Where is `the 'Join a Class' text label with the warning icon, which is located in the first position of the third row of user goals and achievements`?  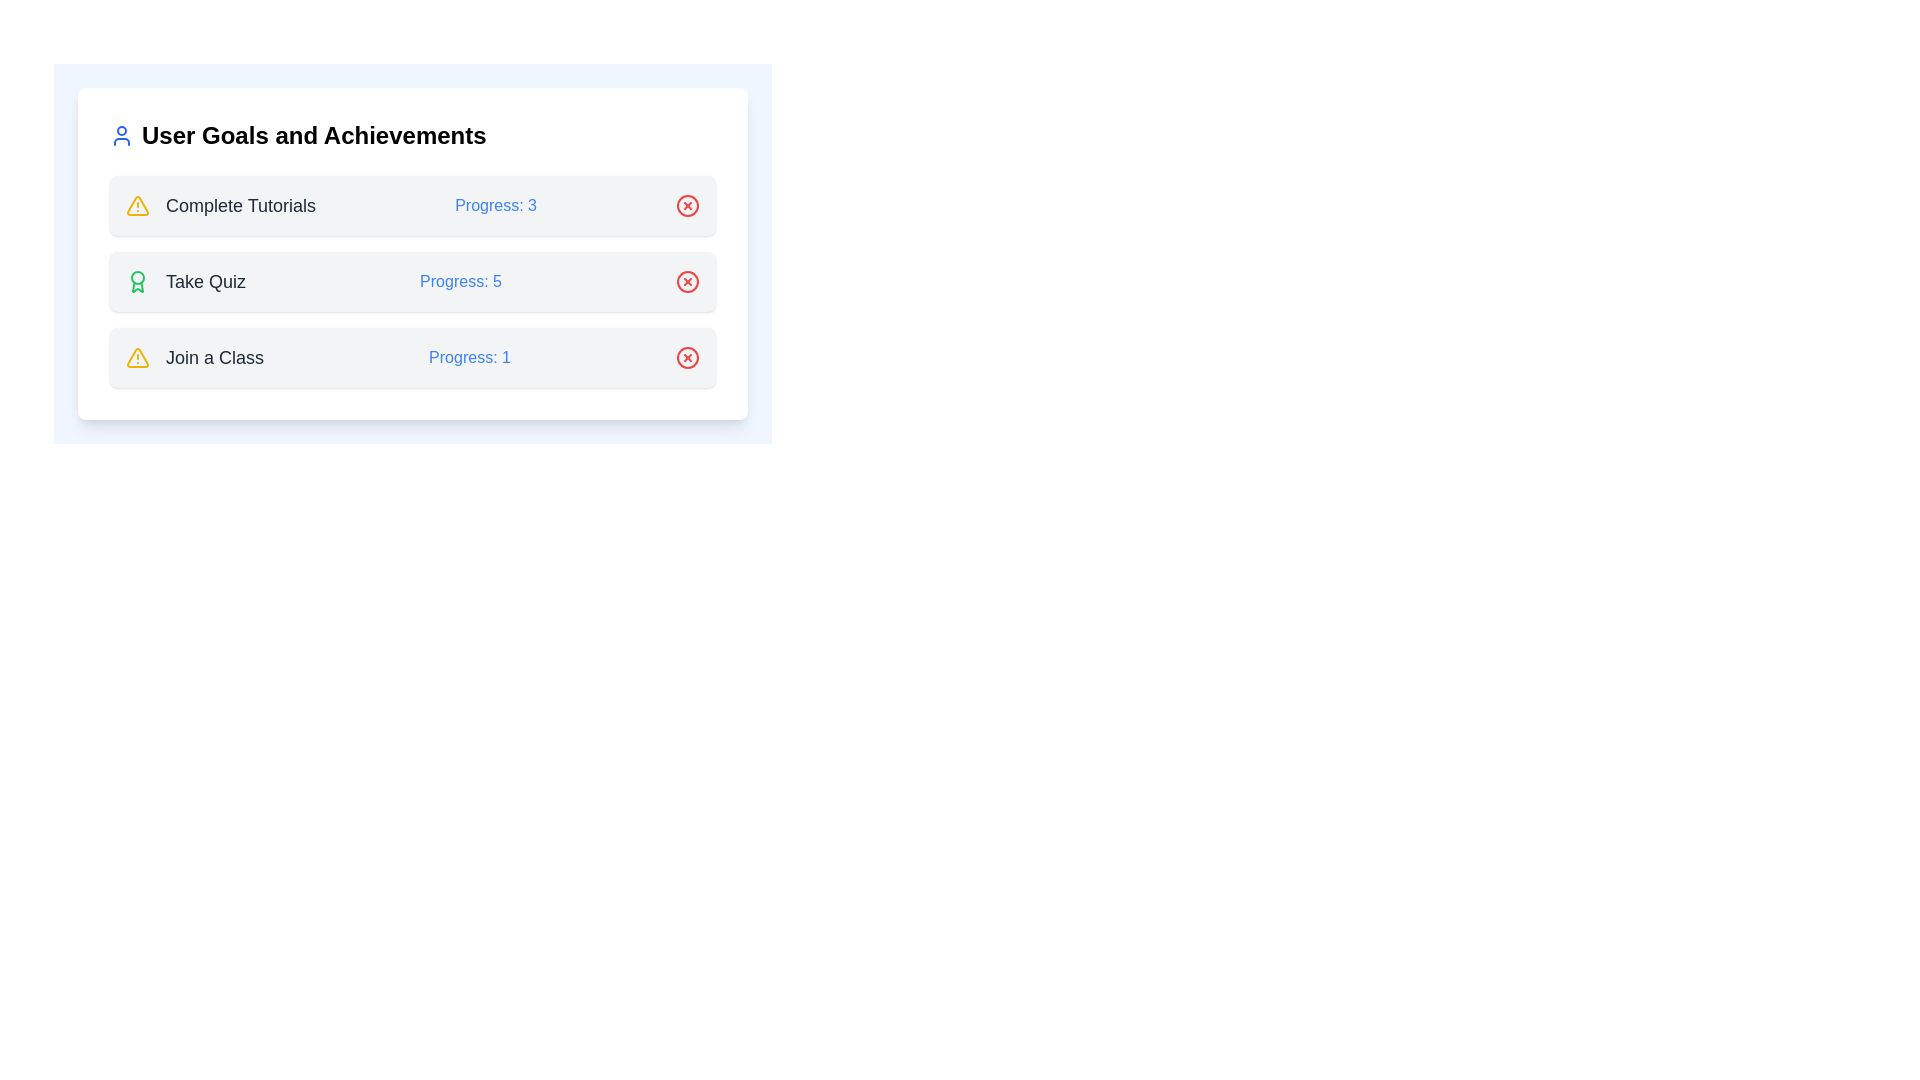
the 'Join a Class' text label with the warning icon, which is located in the first position of the third row of user goals and achievements is located at coordinates (195, 357).